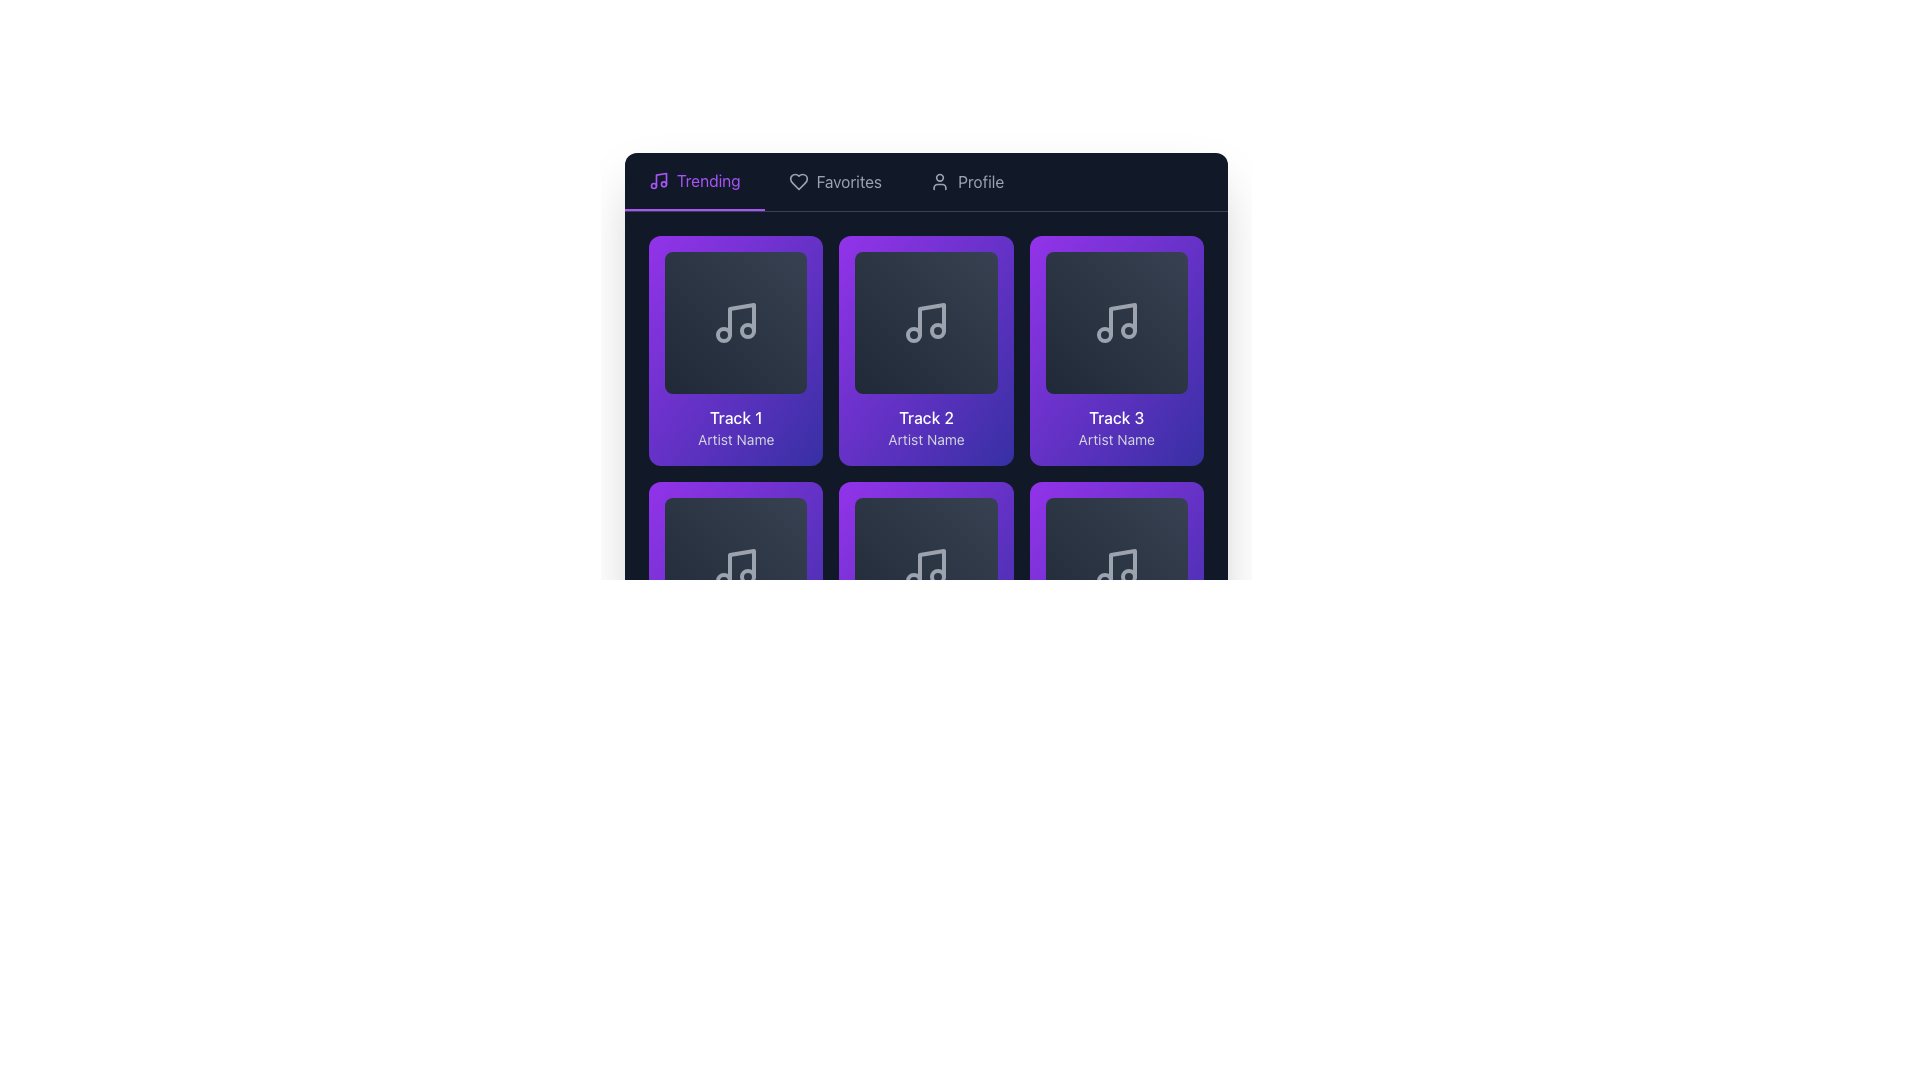 The height and width of the screenshot is (1080, 1920). Describe the element at coordinates (735, 569) in the screenshot. I see `the musical note icon located in the second row and first column of the grid layout to interact with its associated functionality` at that location.